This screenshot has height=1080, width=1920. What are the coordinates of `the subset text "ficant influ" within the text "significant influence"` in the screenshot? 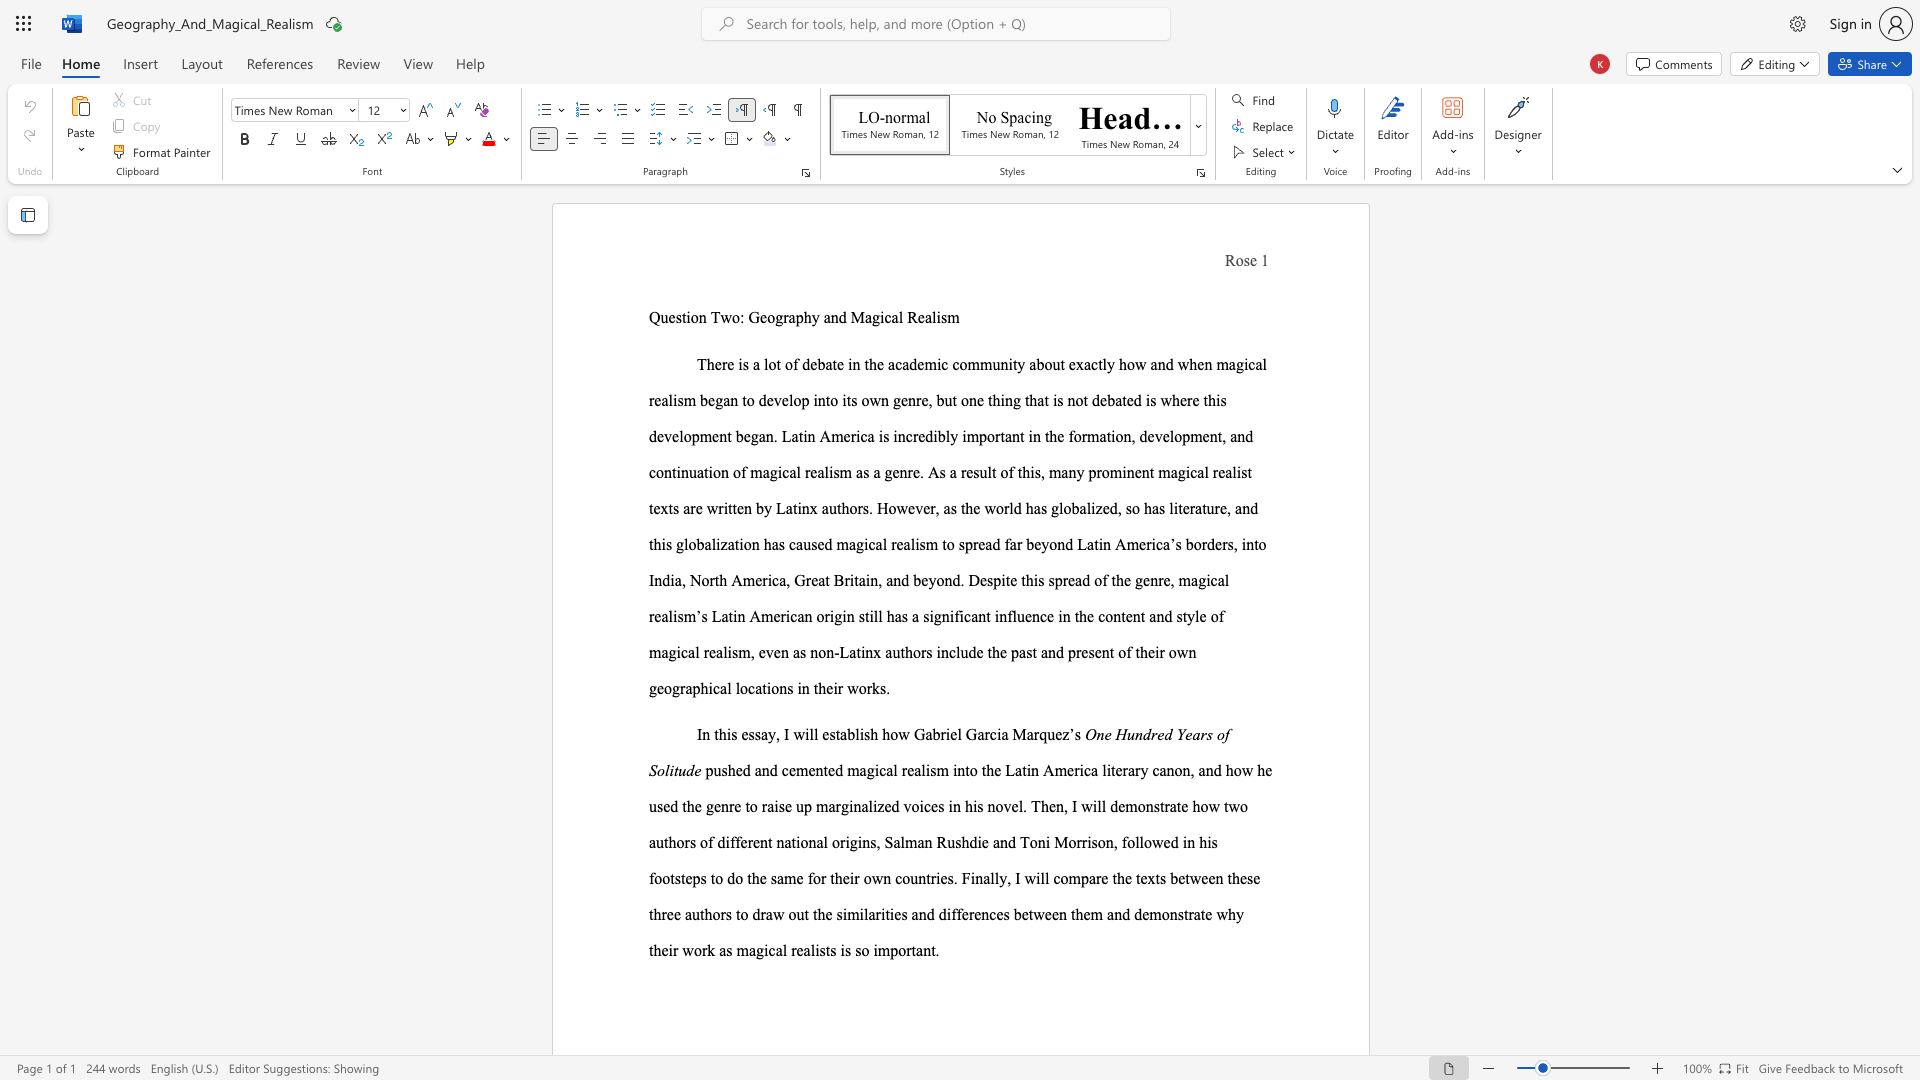 It's located at (953, 615).